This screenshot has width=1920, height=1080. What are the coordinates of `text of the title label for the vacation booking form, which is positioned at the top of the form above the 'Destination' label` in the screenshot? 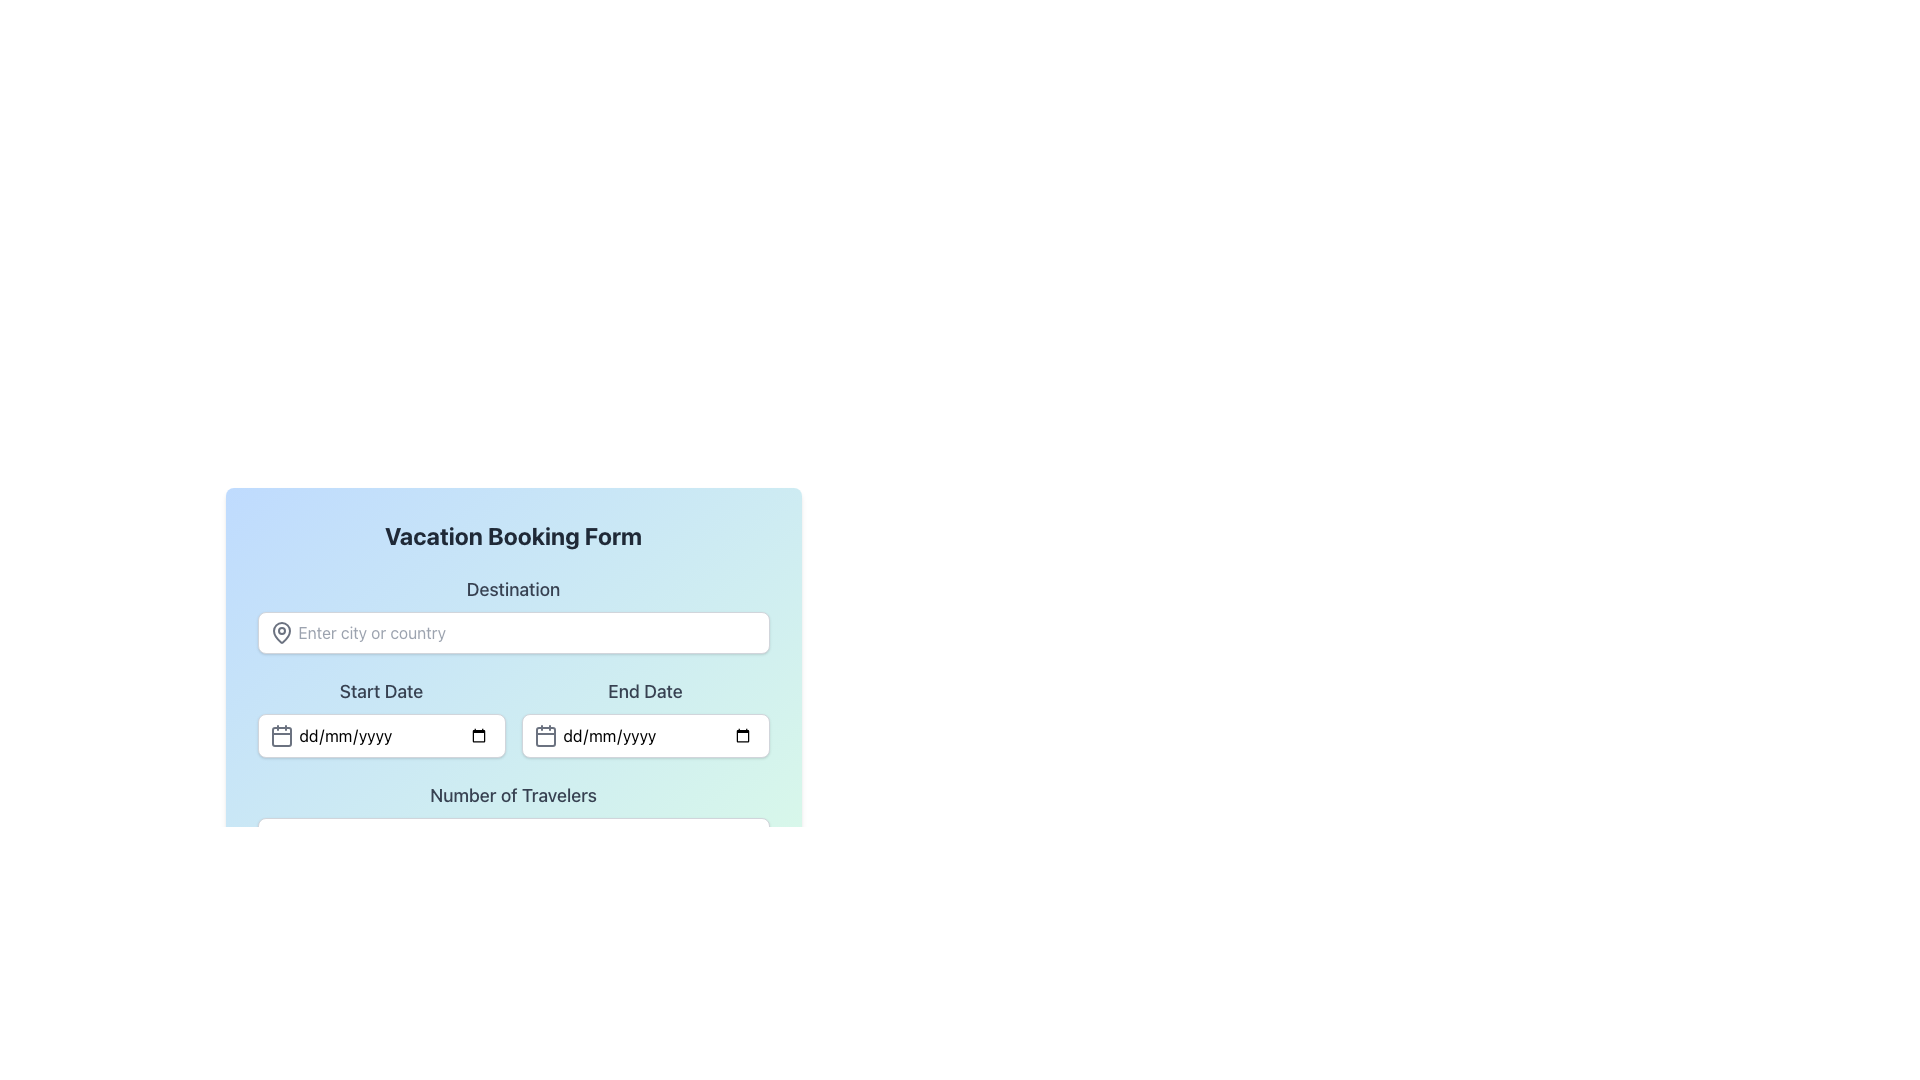 It's located at (513, 535).